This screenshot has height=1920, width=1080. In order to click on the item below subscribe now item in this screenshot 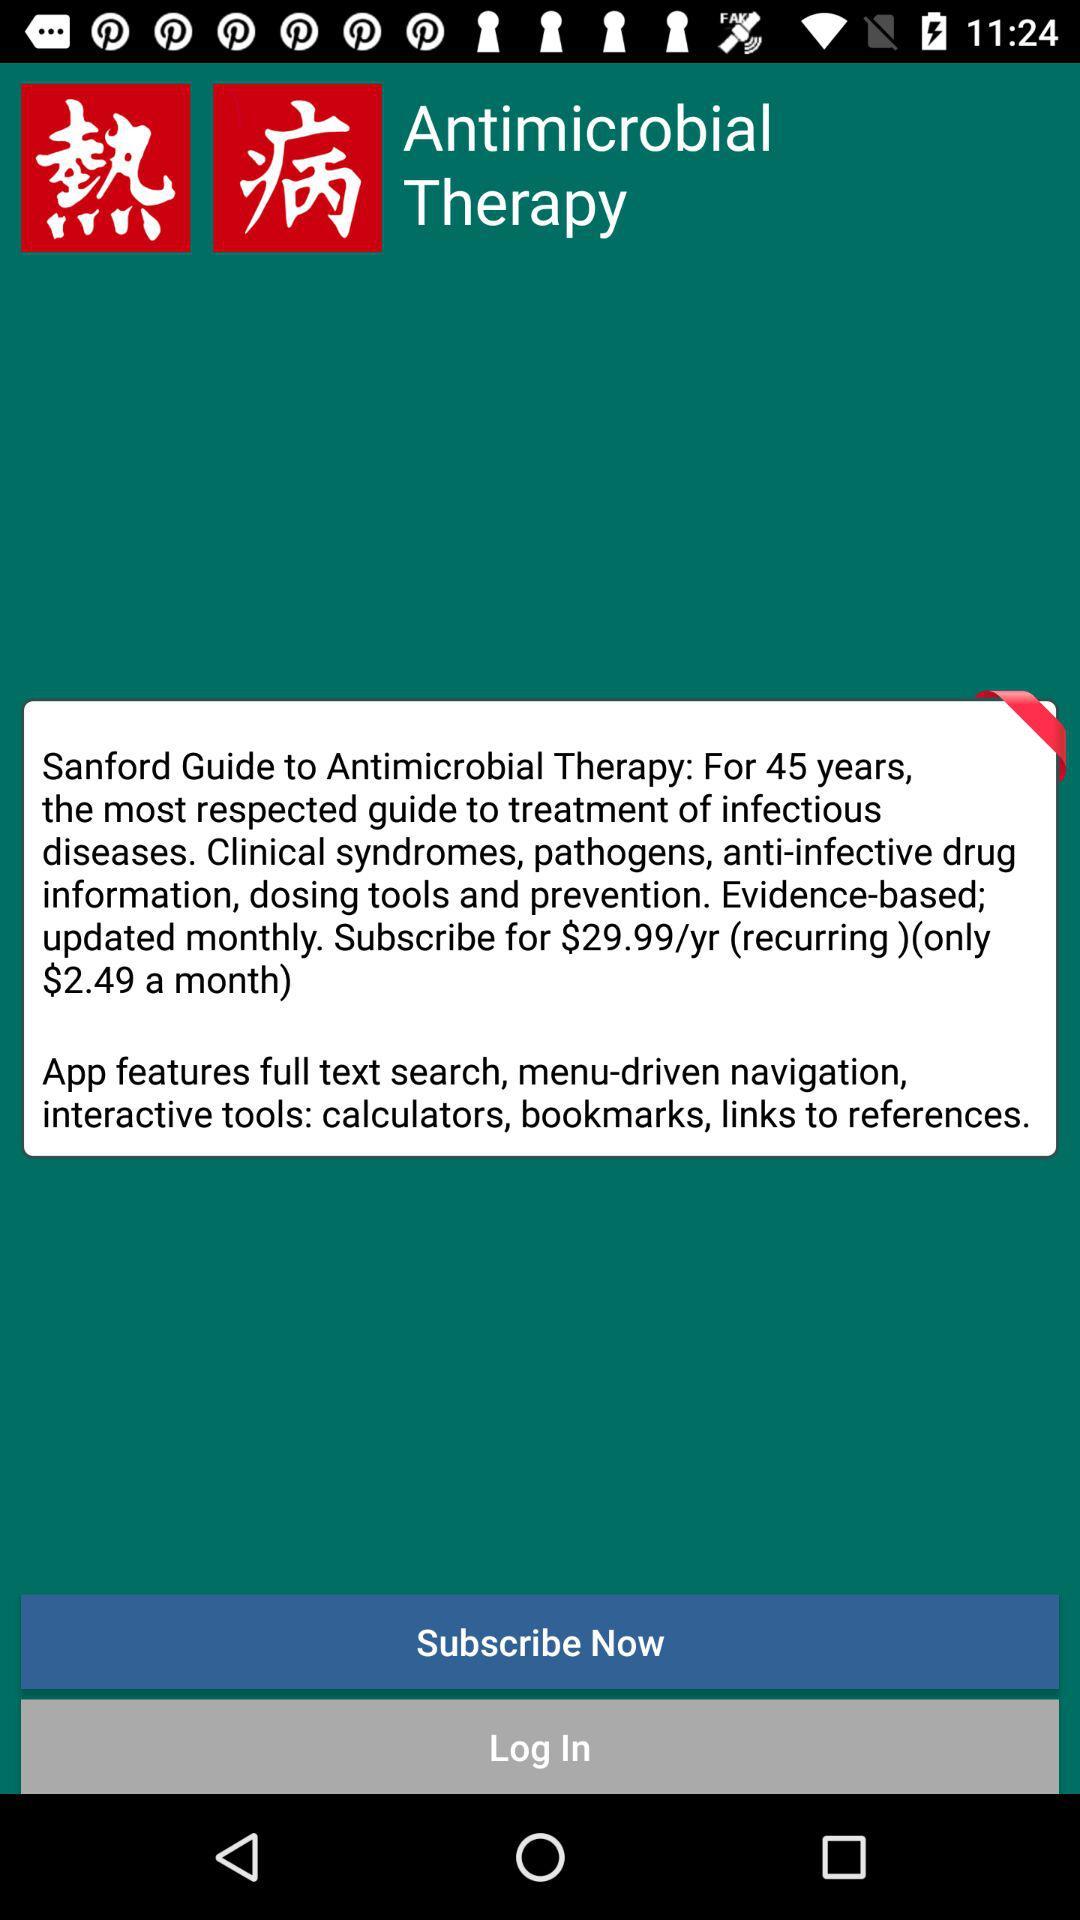, I will do `click(540, 1745)`.